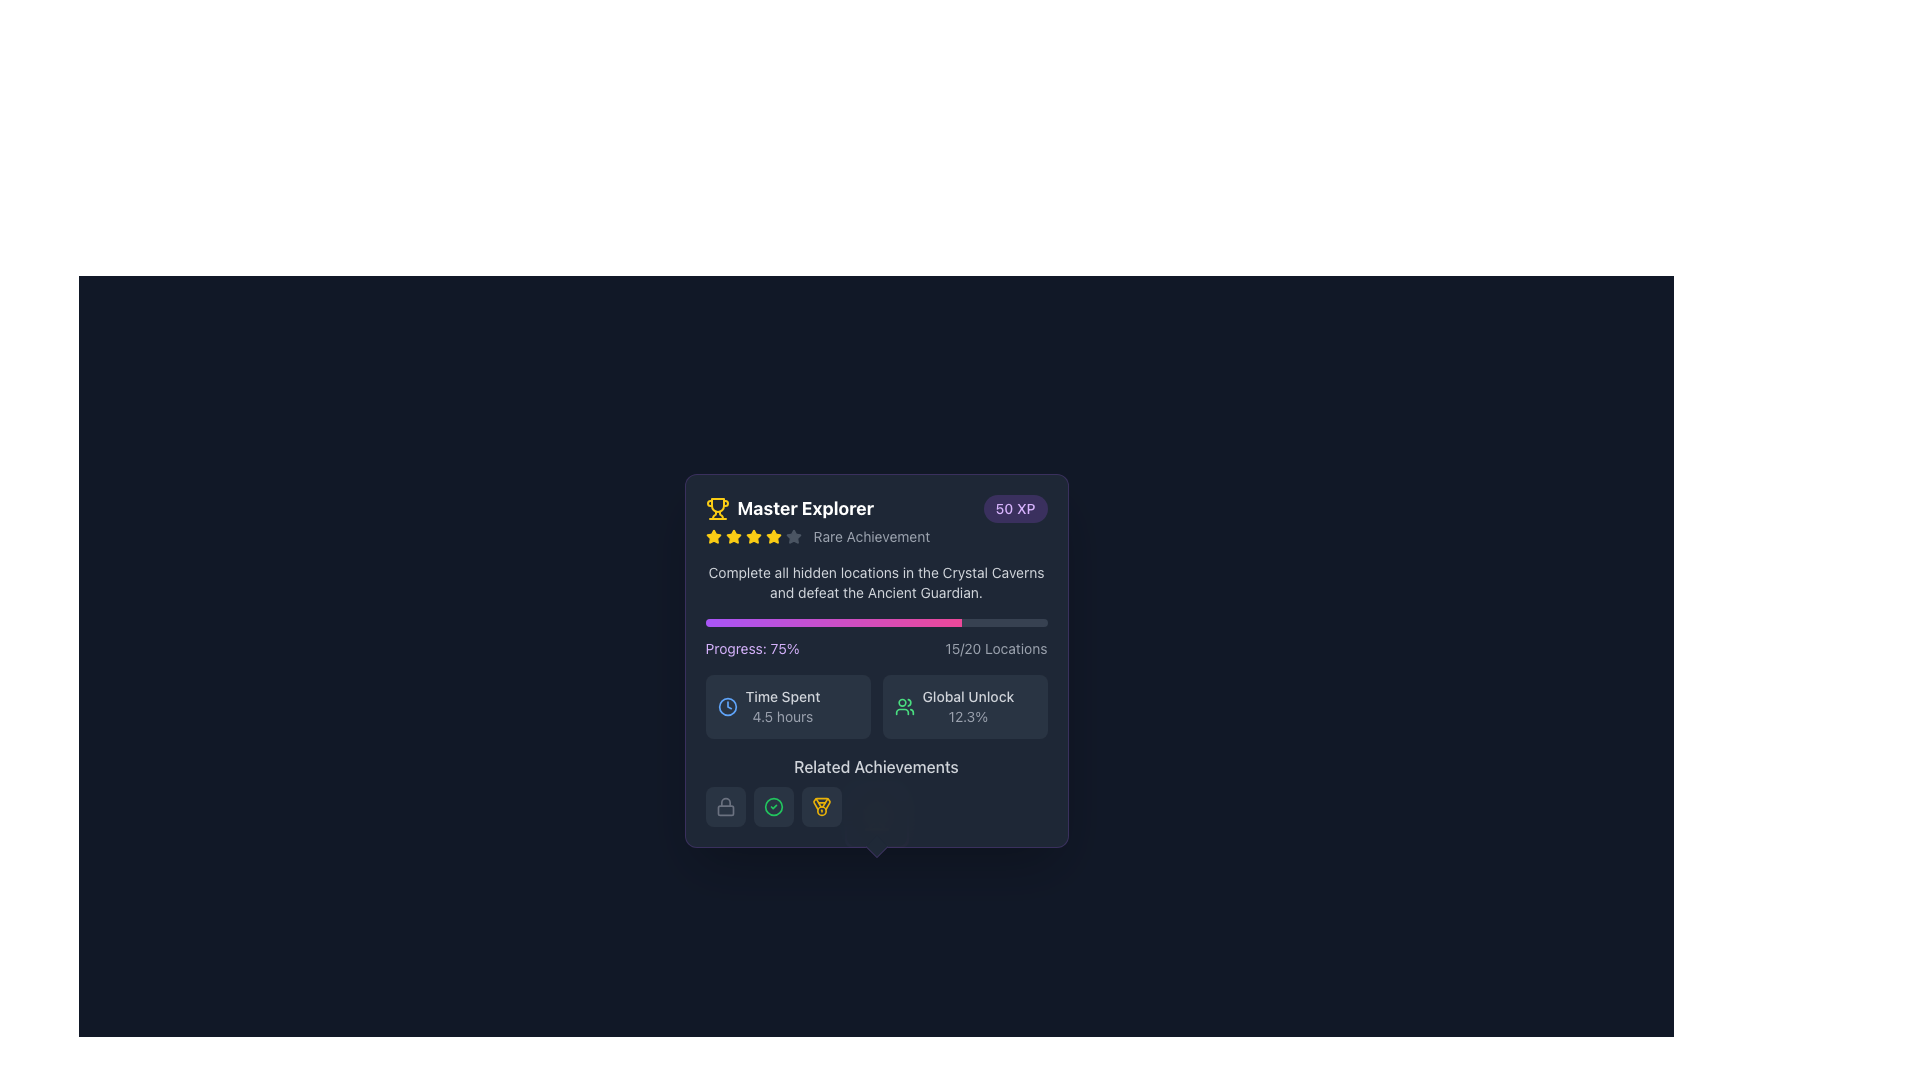 Image resolution: width=1920 pixels, height=1080 pixels. What do you see at coordinates (876, 582) in the screenshot?
I see `informational content of the text description that is centrally located within the dark-themed popup modal, specifically the text that reads: 'Complete all hidden locations in the Crystal Caverns and defeat the Ancient Guardian.'` at bounding box center [876, 582].